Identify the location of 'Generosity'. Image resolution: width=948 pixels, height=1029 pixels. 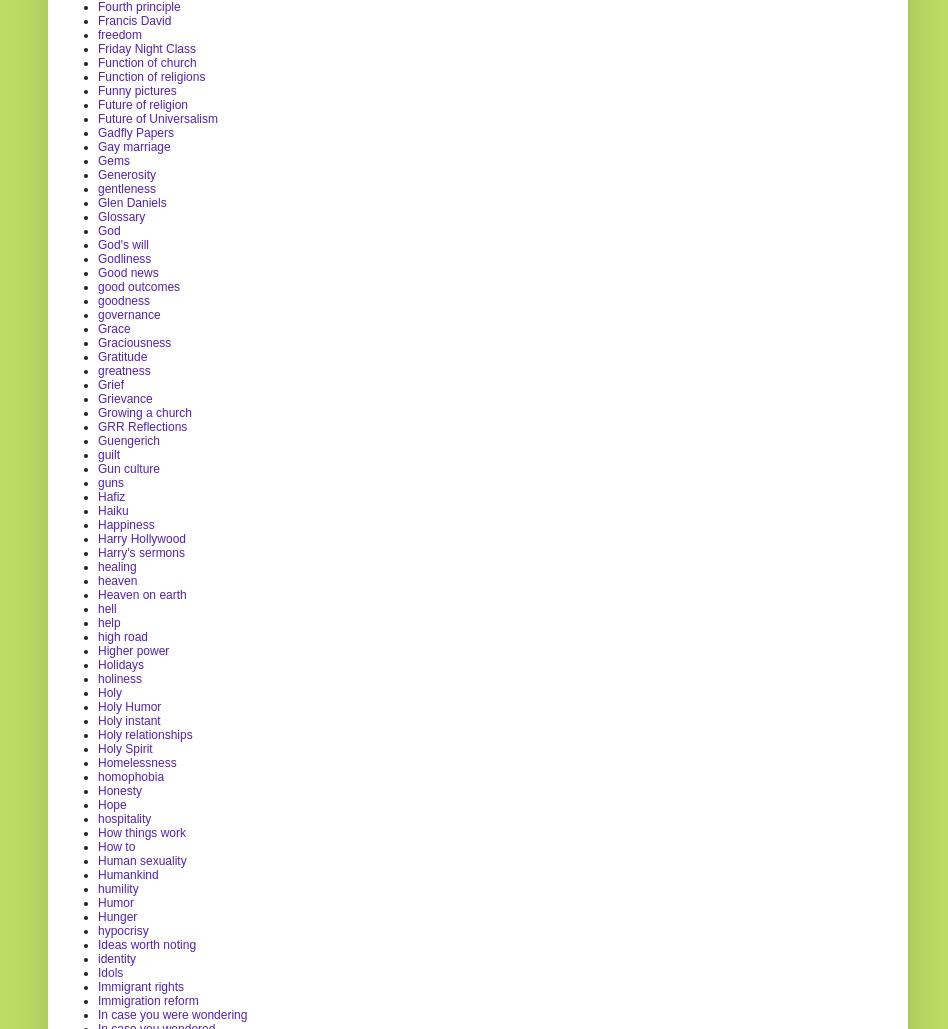
(126, 174).